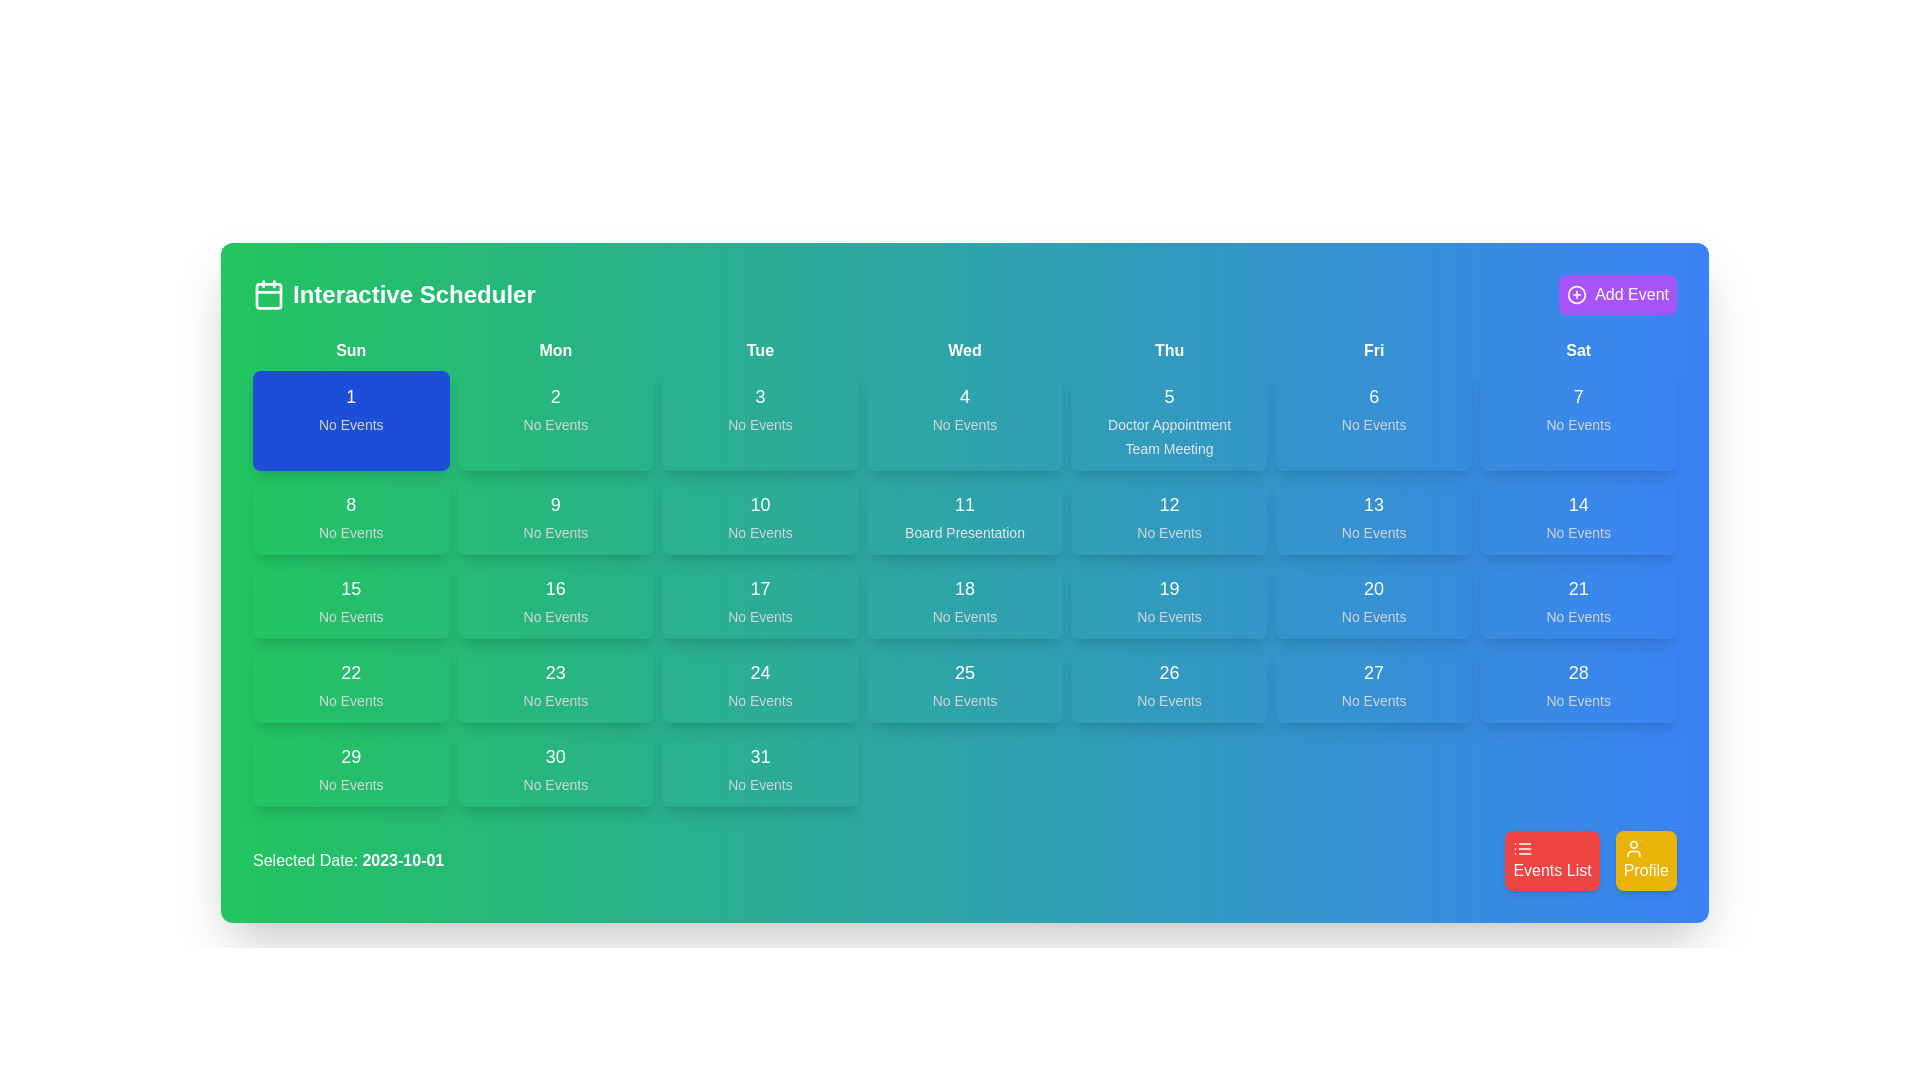 The width and height of the screenshot is (1920, 1080). What do you see at coordinates (351, 588) in the screenshot?
I see `displayed text '15' from the Text Label, which is centered and styled with a bold font on a green gradient background in the calendar grid layout` at bounding box center [351, 588].